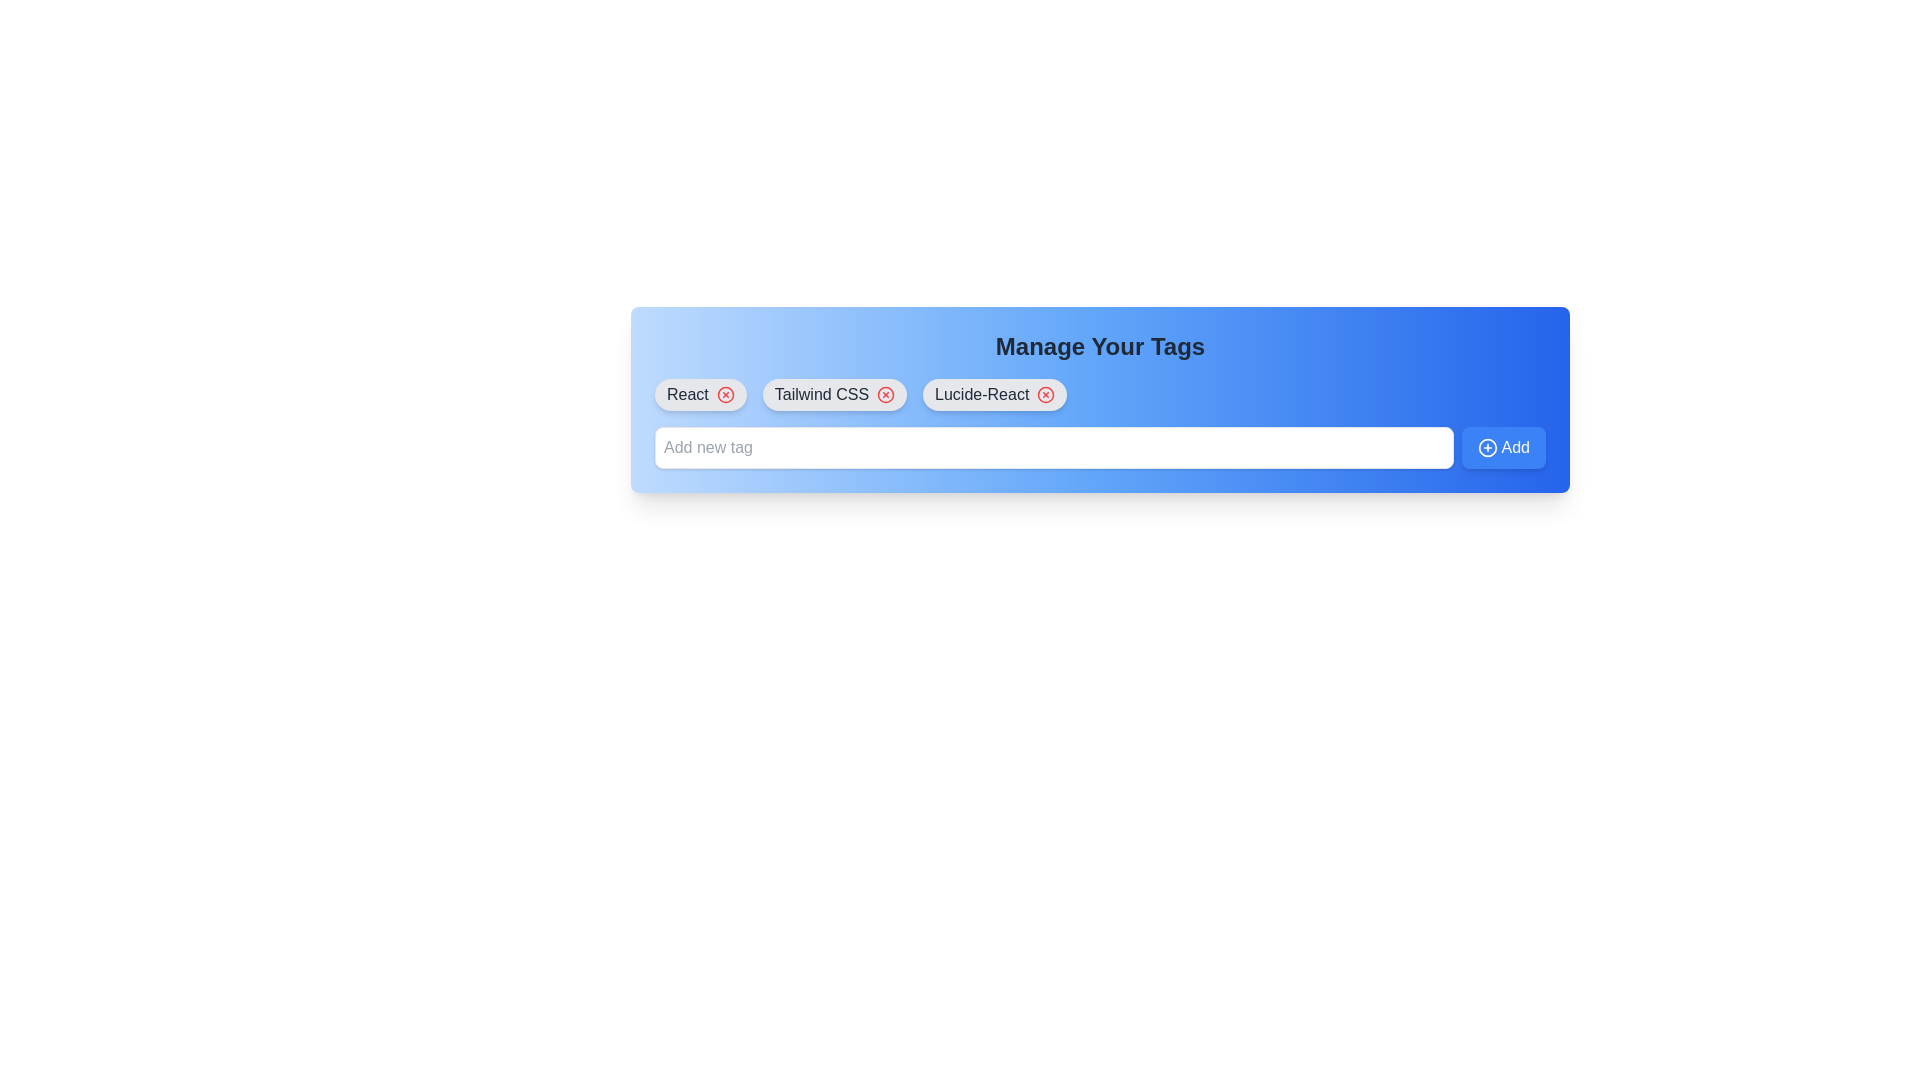  I want to click on the delete button located within the 'Tailwind CSS' tag, so click(885, 394).